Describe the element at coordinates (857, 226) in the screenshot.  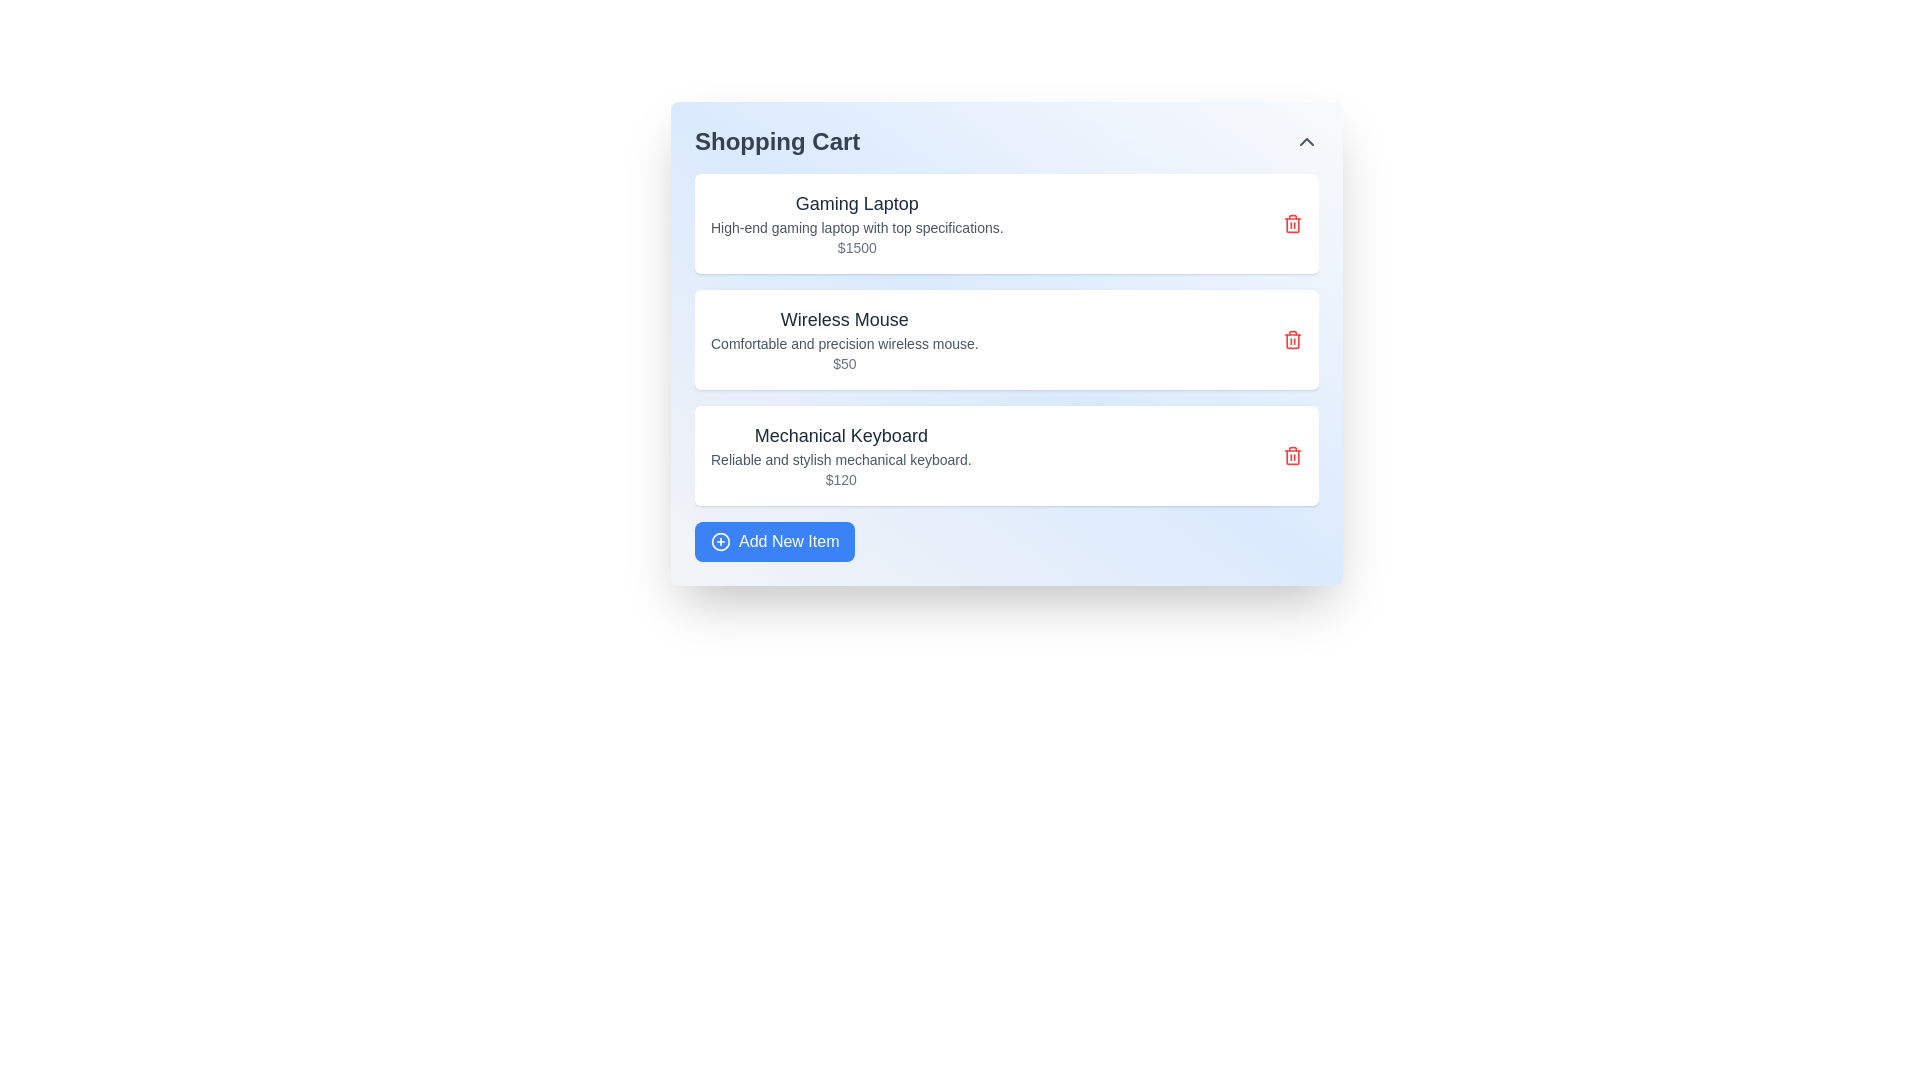
I see `text content of the descriptive Text Label located beneath the title 'Gaming Laptop' and above the price '$1500'` at that location.